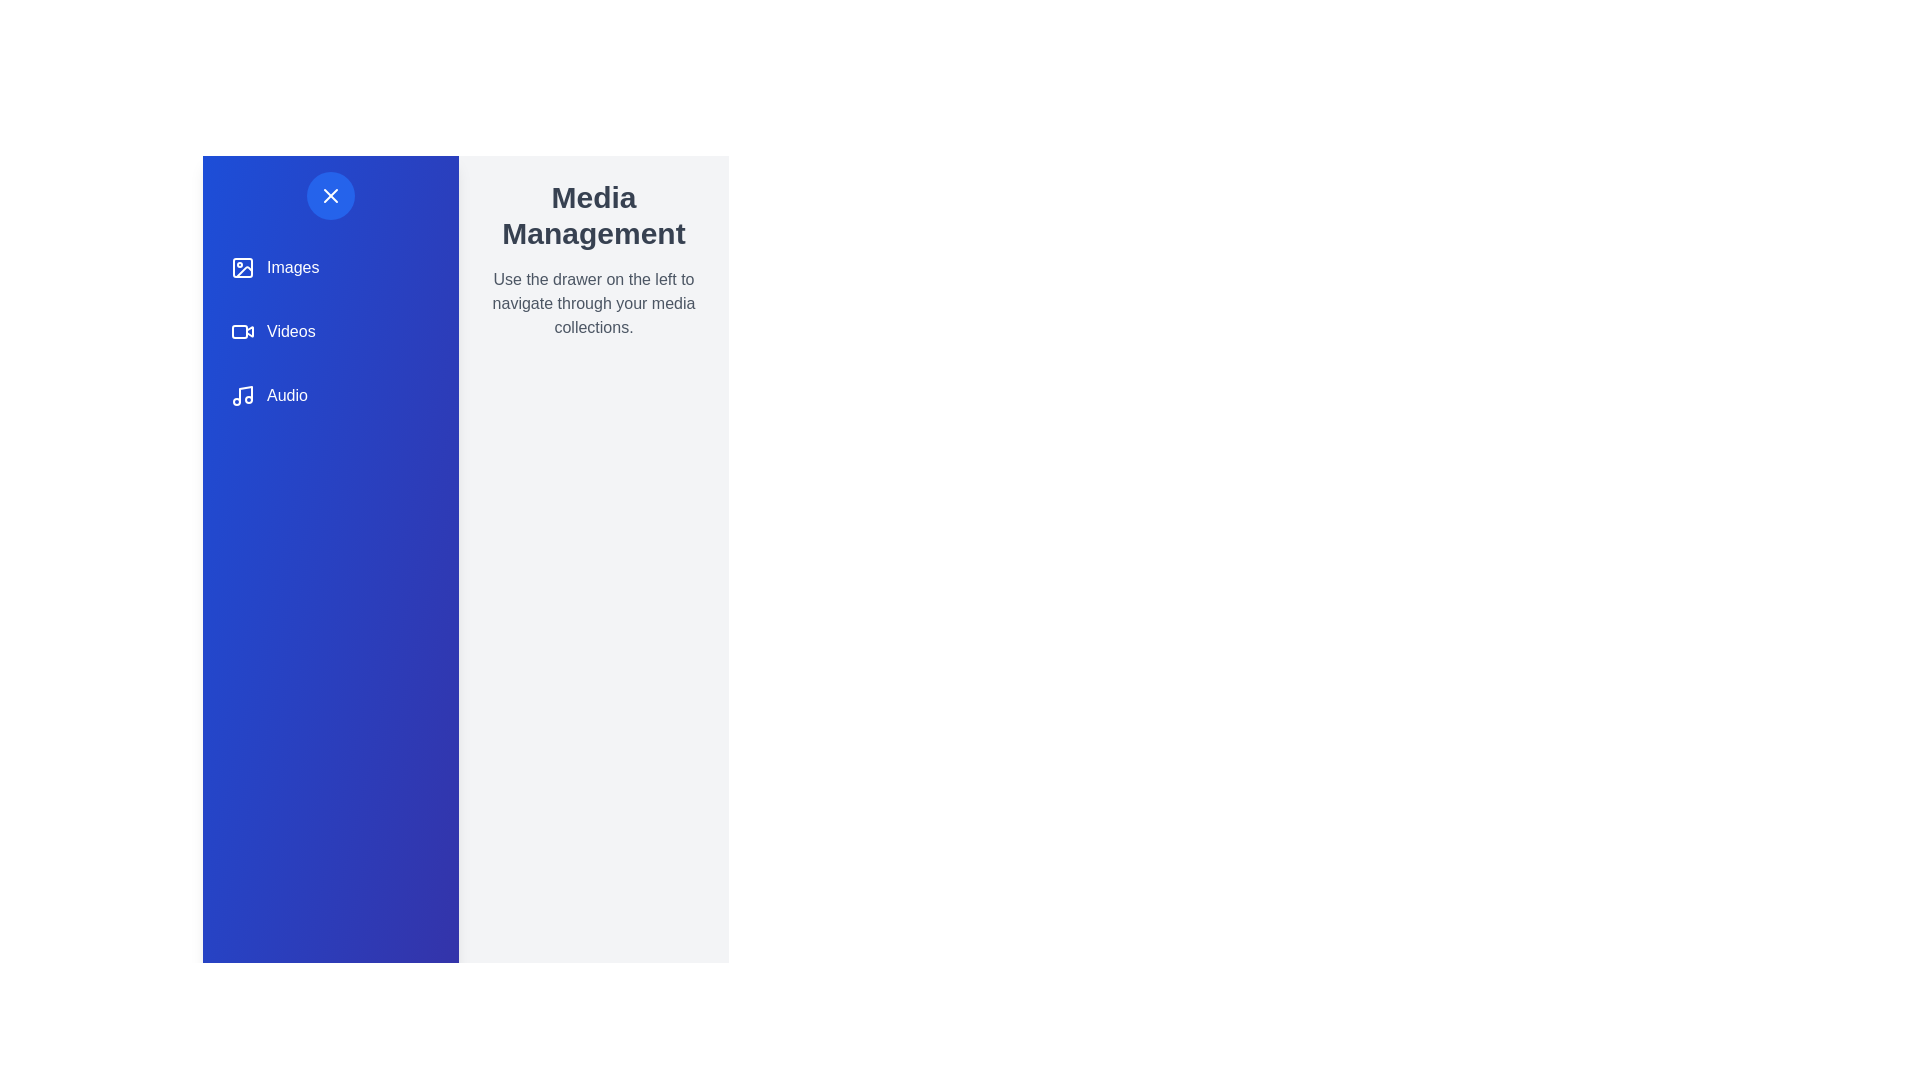 The image size is (1920, 1080). What do you see at coordinates (248, 330) in the screenshot?
I see `the playback triangle within the 'Videos' navigation icon, which is the second icon in the vertical list on the blue sidebar, located between the 'Images' and 'Audio' icons` at bounding box center [248, 330].